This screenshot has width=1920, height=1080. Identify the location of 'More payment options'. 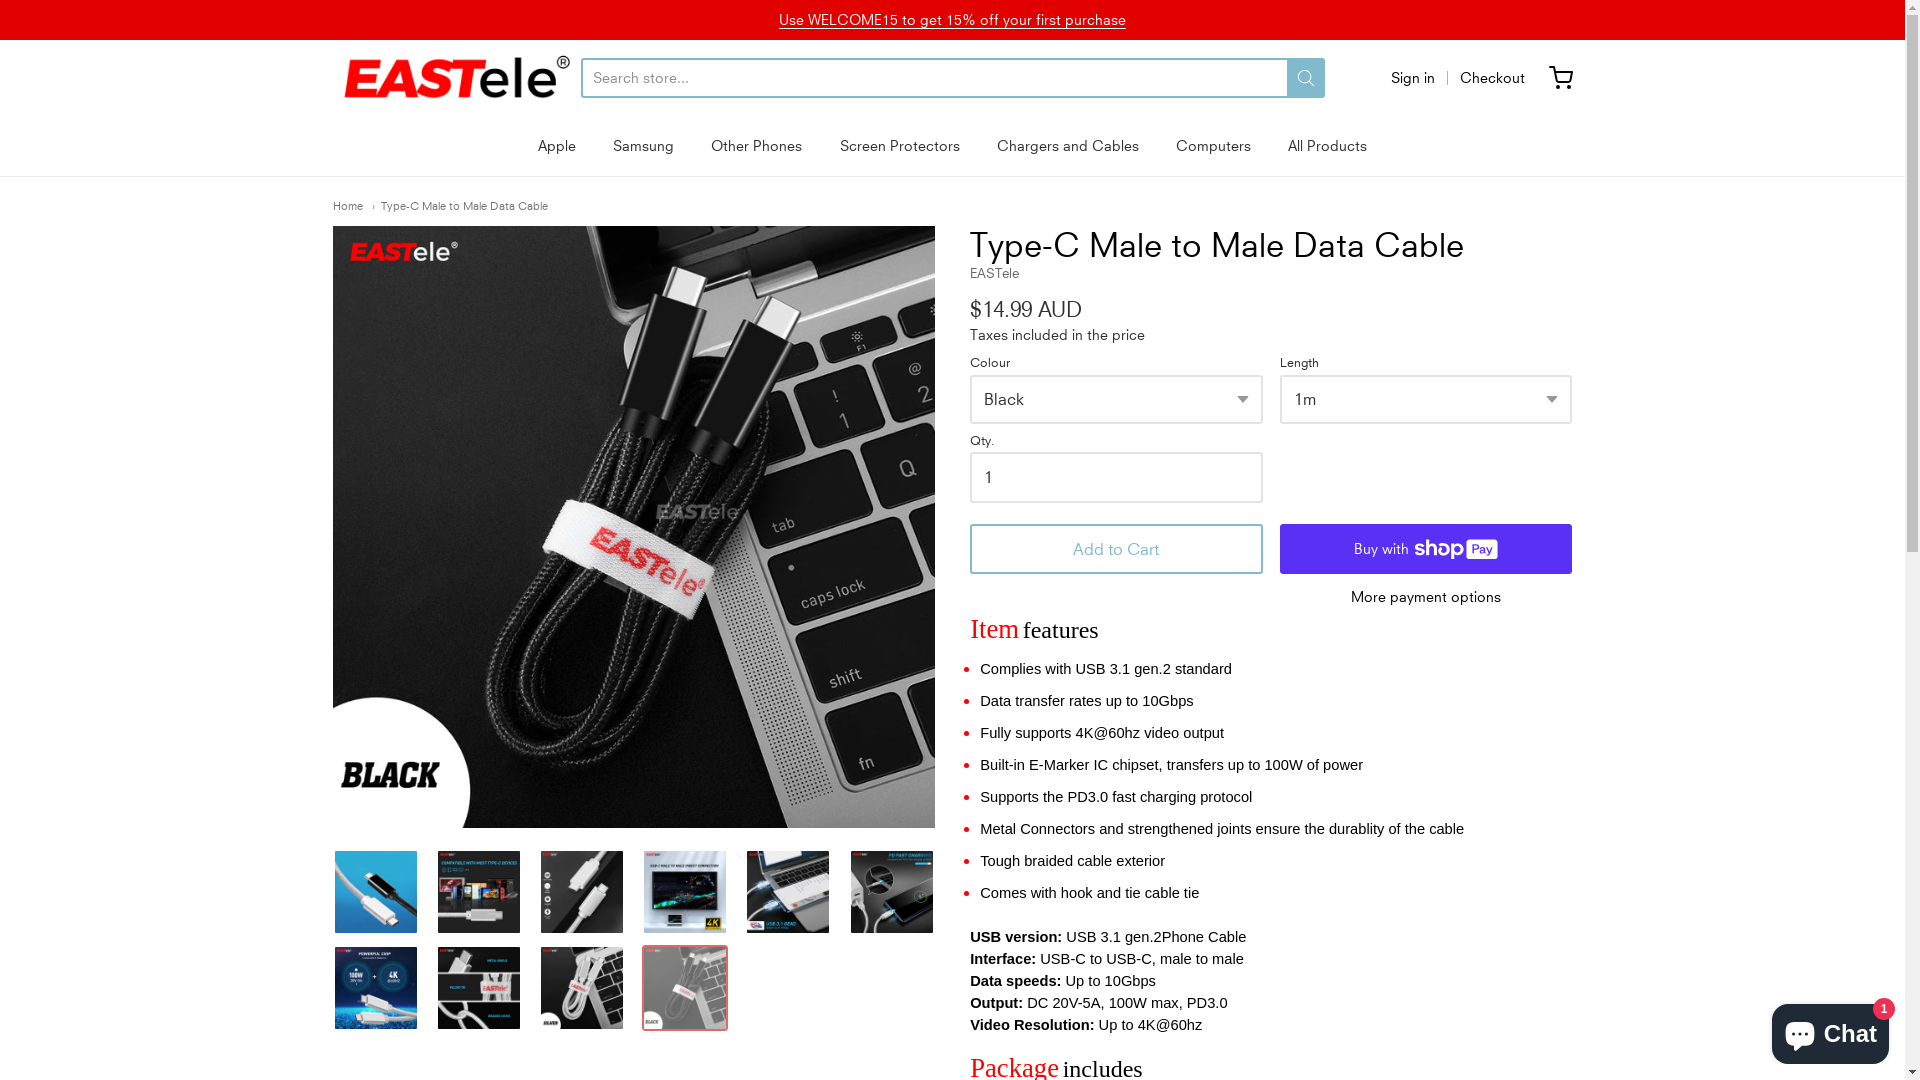
(1425, 596).